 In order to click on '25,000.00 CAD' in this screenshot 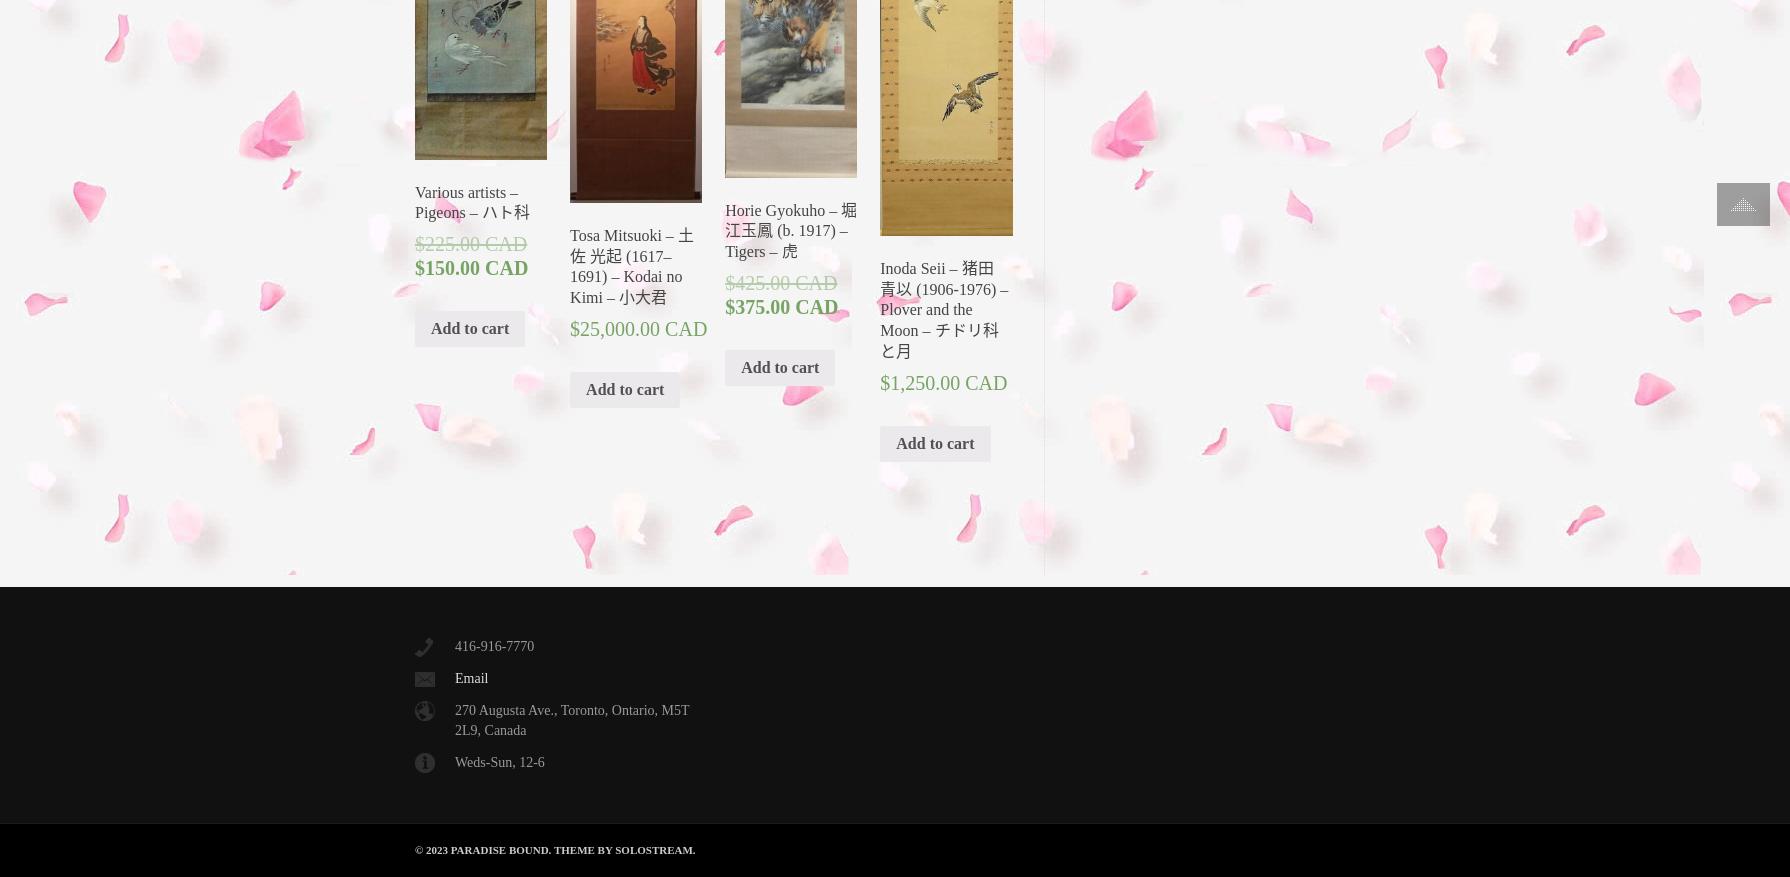, I will do `click(578, 327)`.